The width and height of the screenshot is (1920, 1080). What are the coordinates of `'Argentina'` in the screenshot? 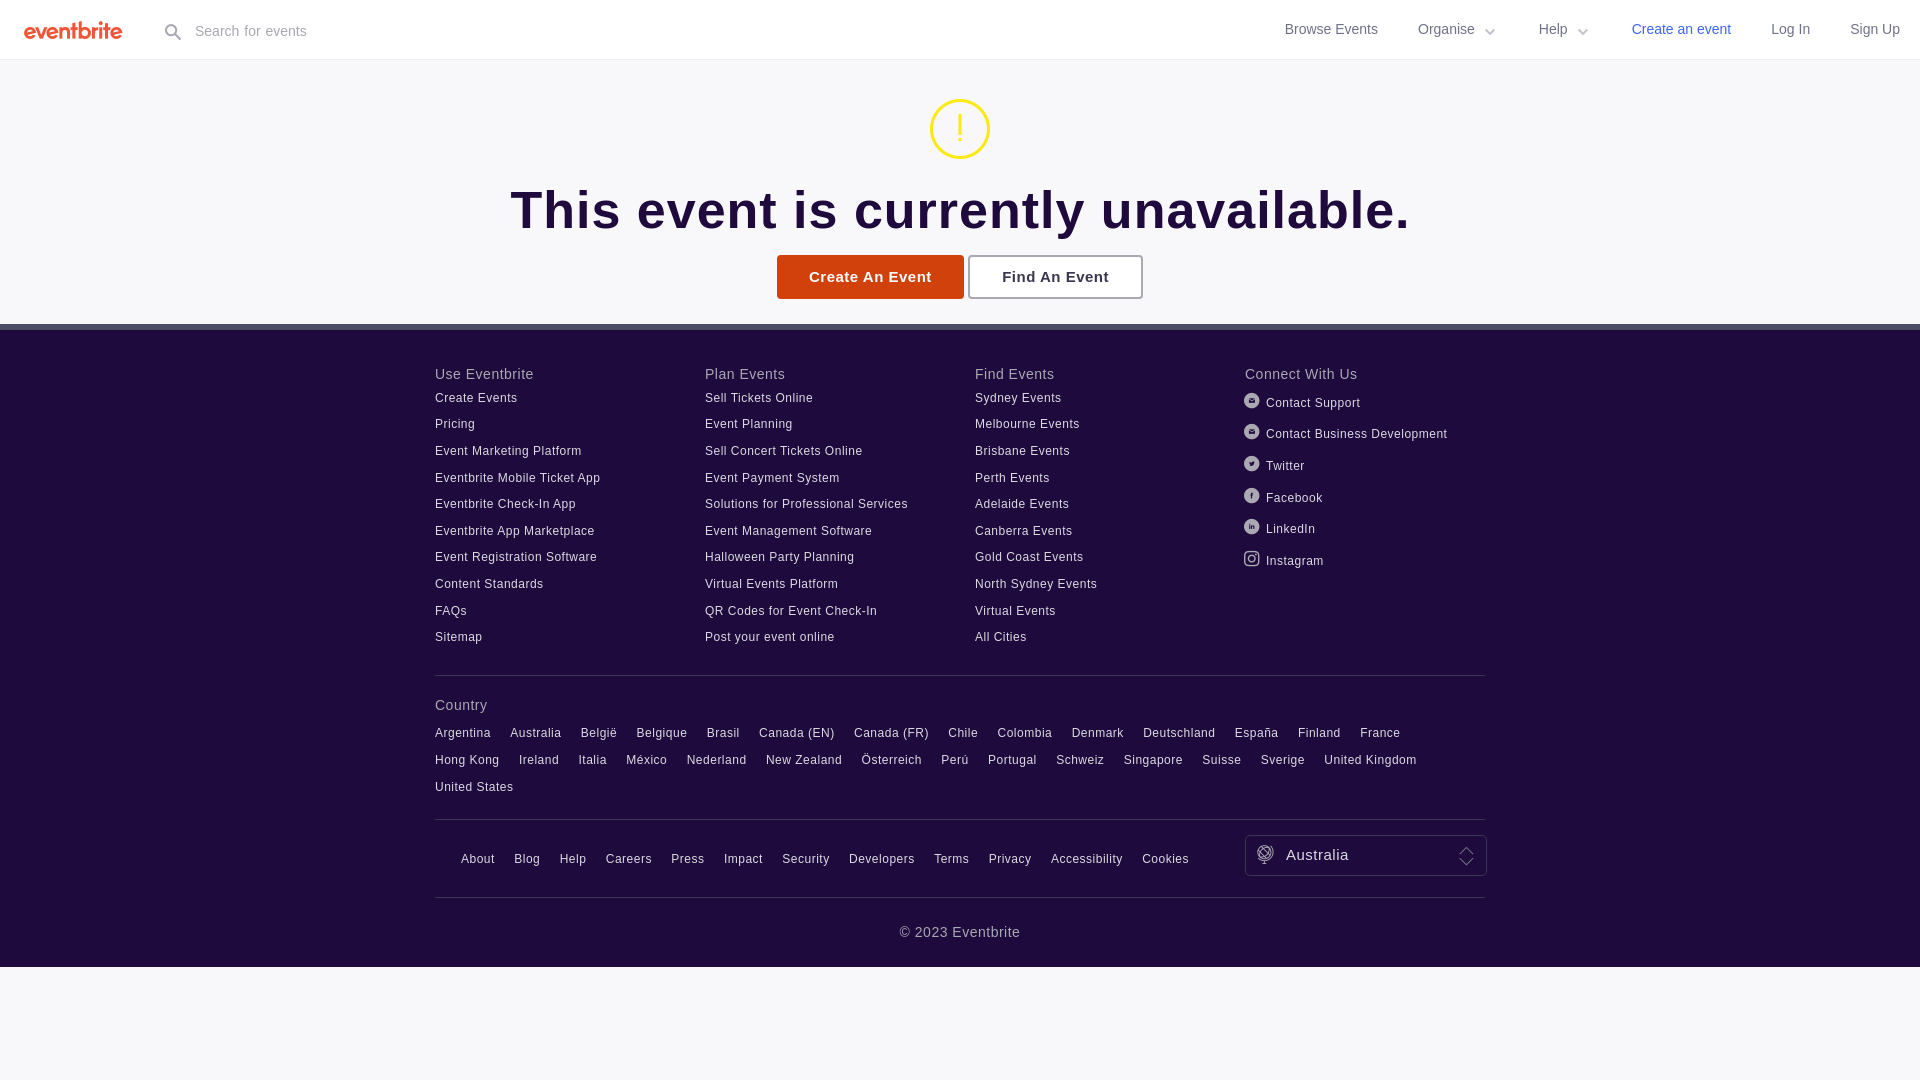 It's located at (461, 732).